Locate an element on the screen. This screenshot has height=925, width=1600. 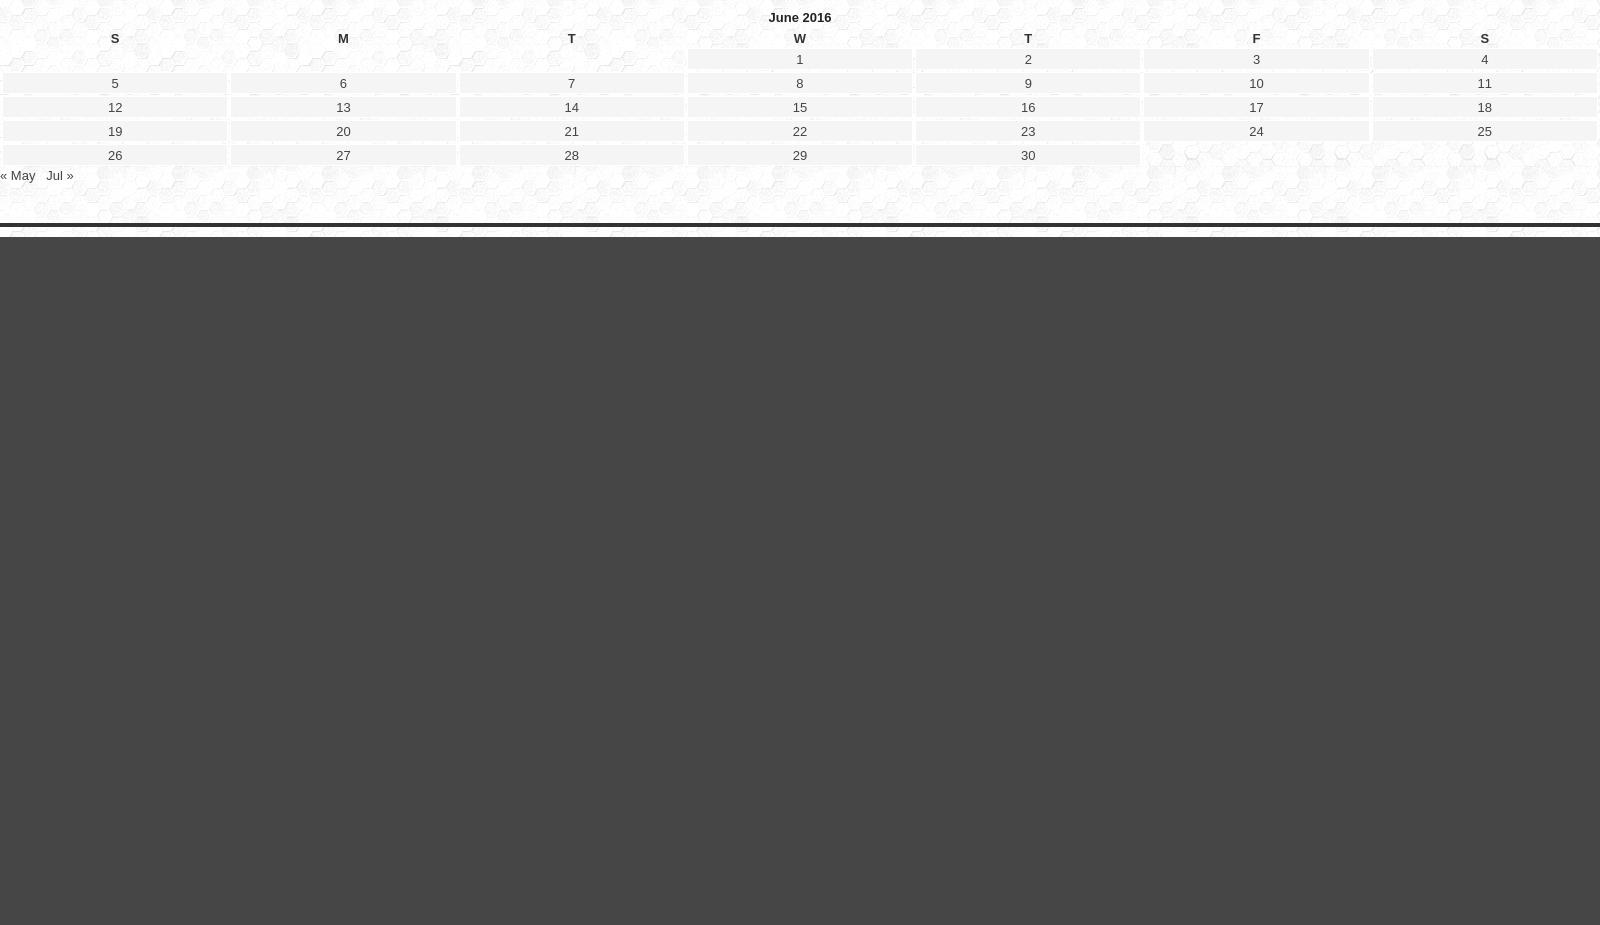
'4' is located at coordinates (1480, 551).